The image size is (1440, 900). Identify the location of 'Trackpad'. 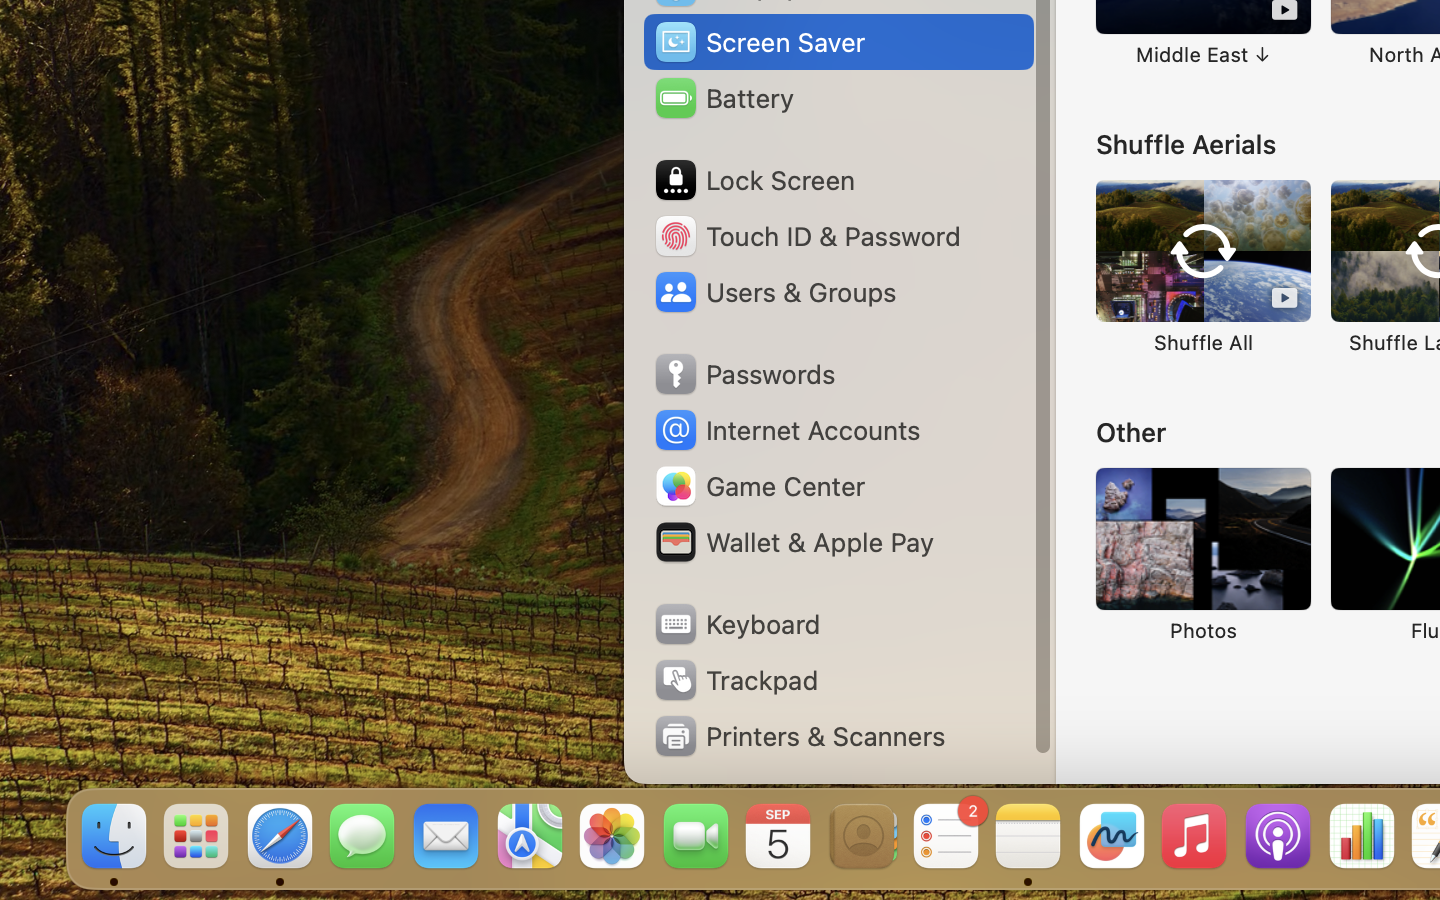
(733, 679).